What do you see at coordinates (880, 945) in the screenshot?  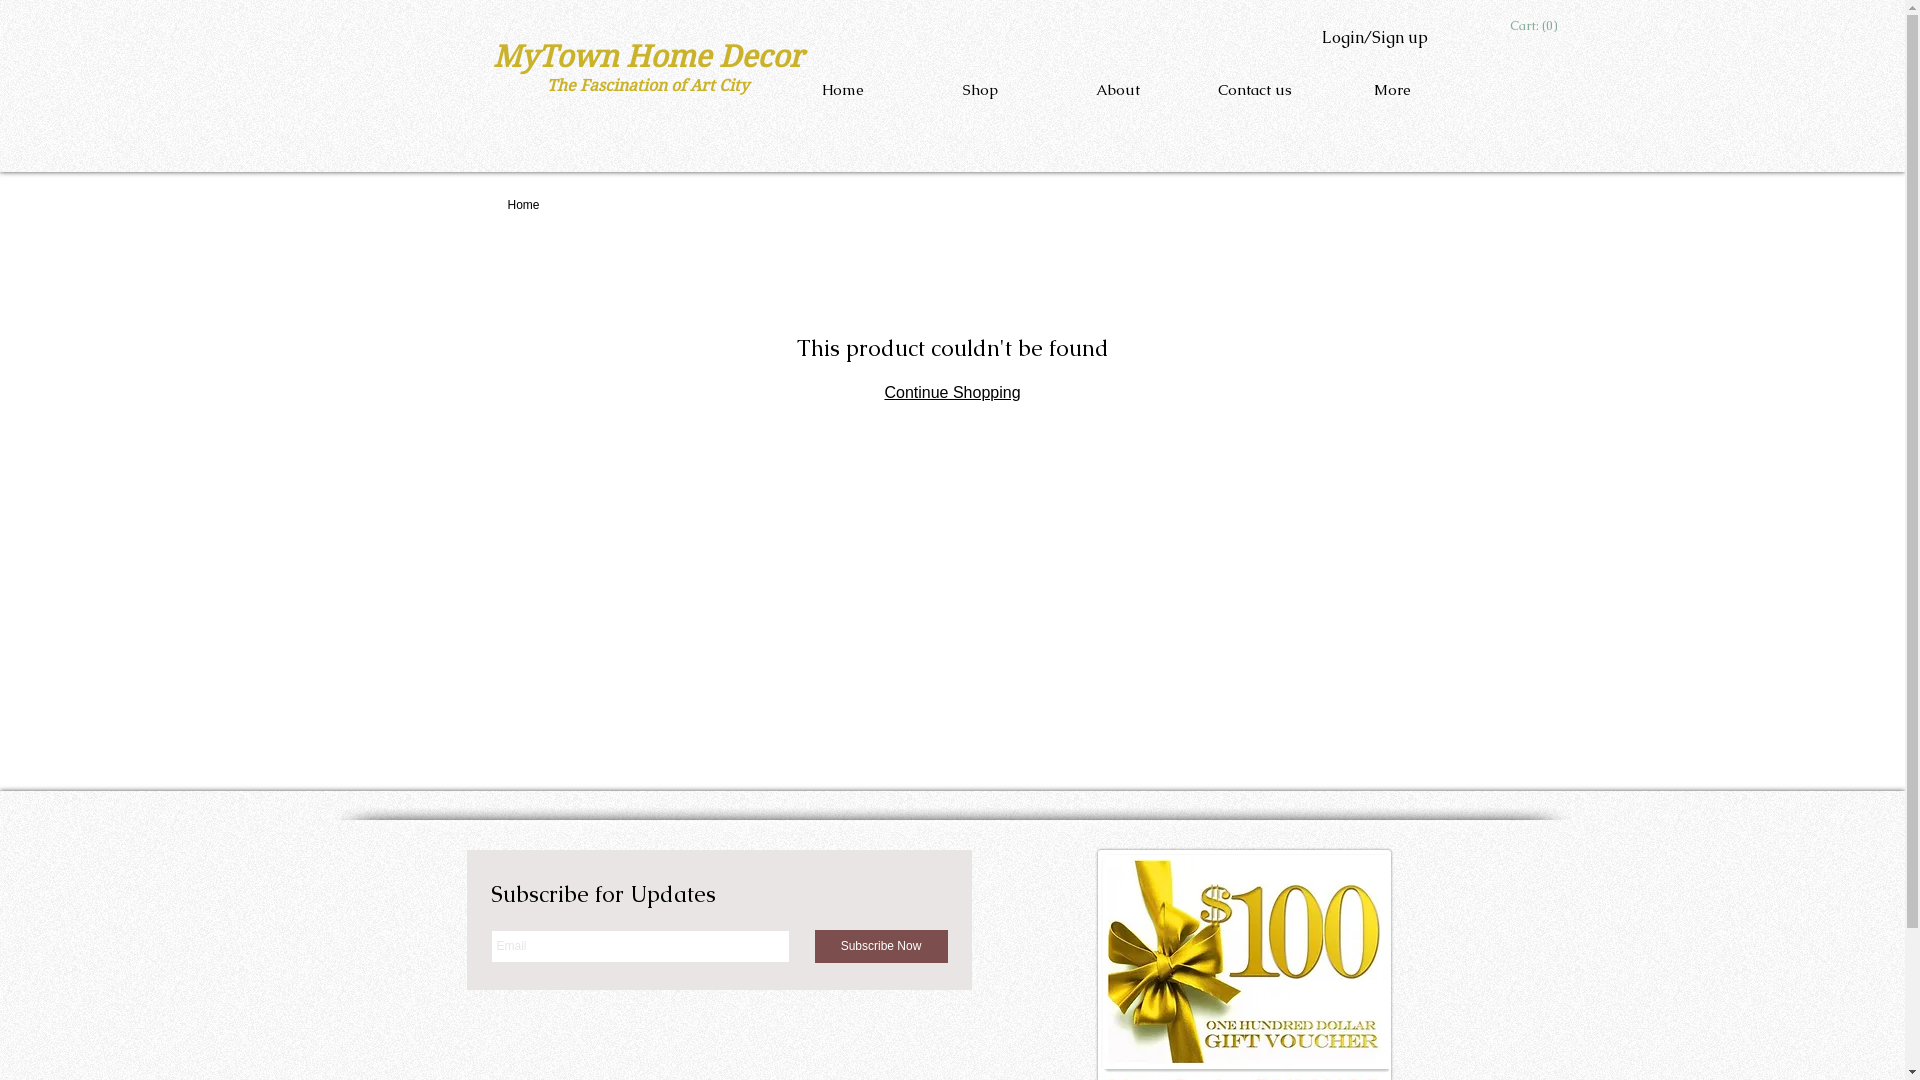 I see `'Subscribe Now'` at bounding box center [880, 945].